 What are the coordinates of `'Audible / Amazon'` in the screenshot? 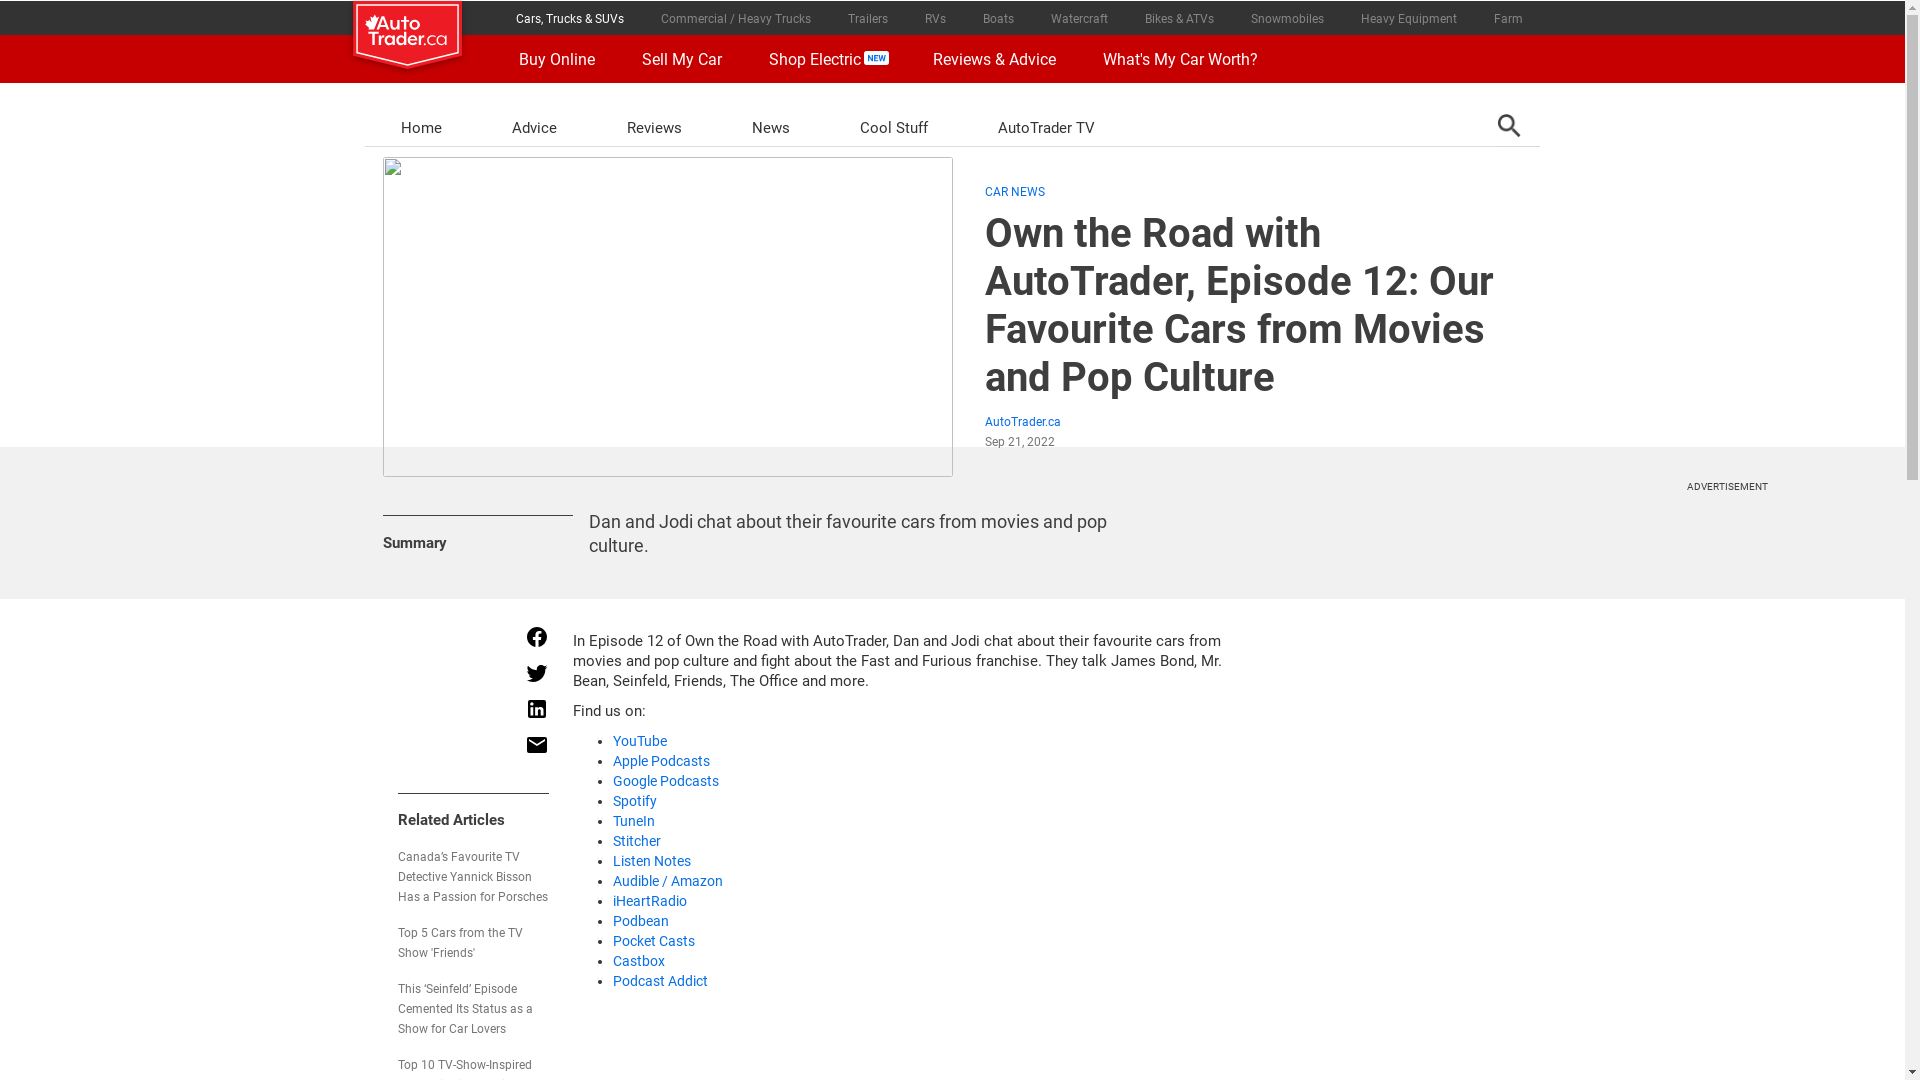 It's located at (667, 879).